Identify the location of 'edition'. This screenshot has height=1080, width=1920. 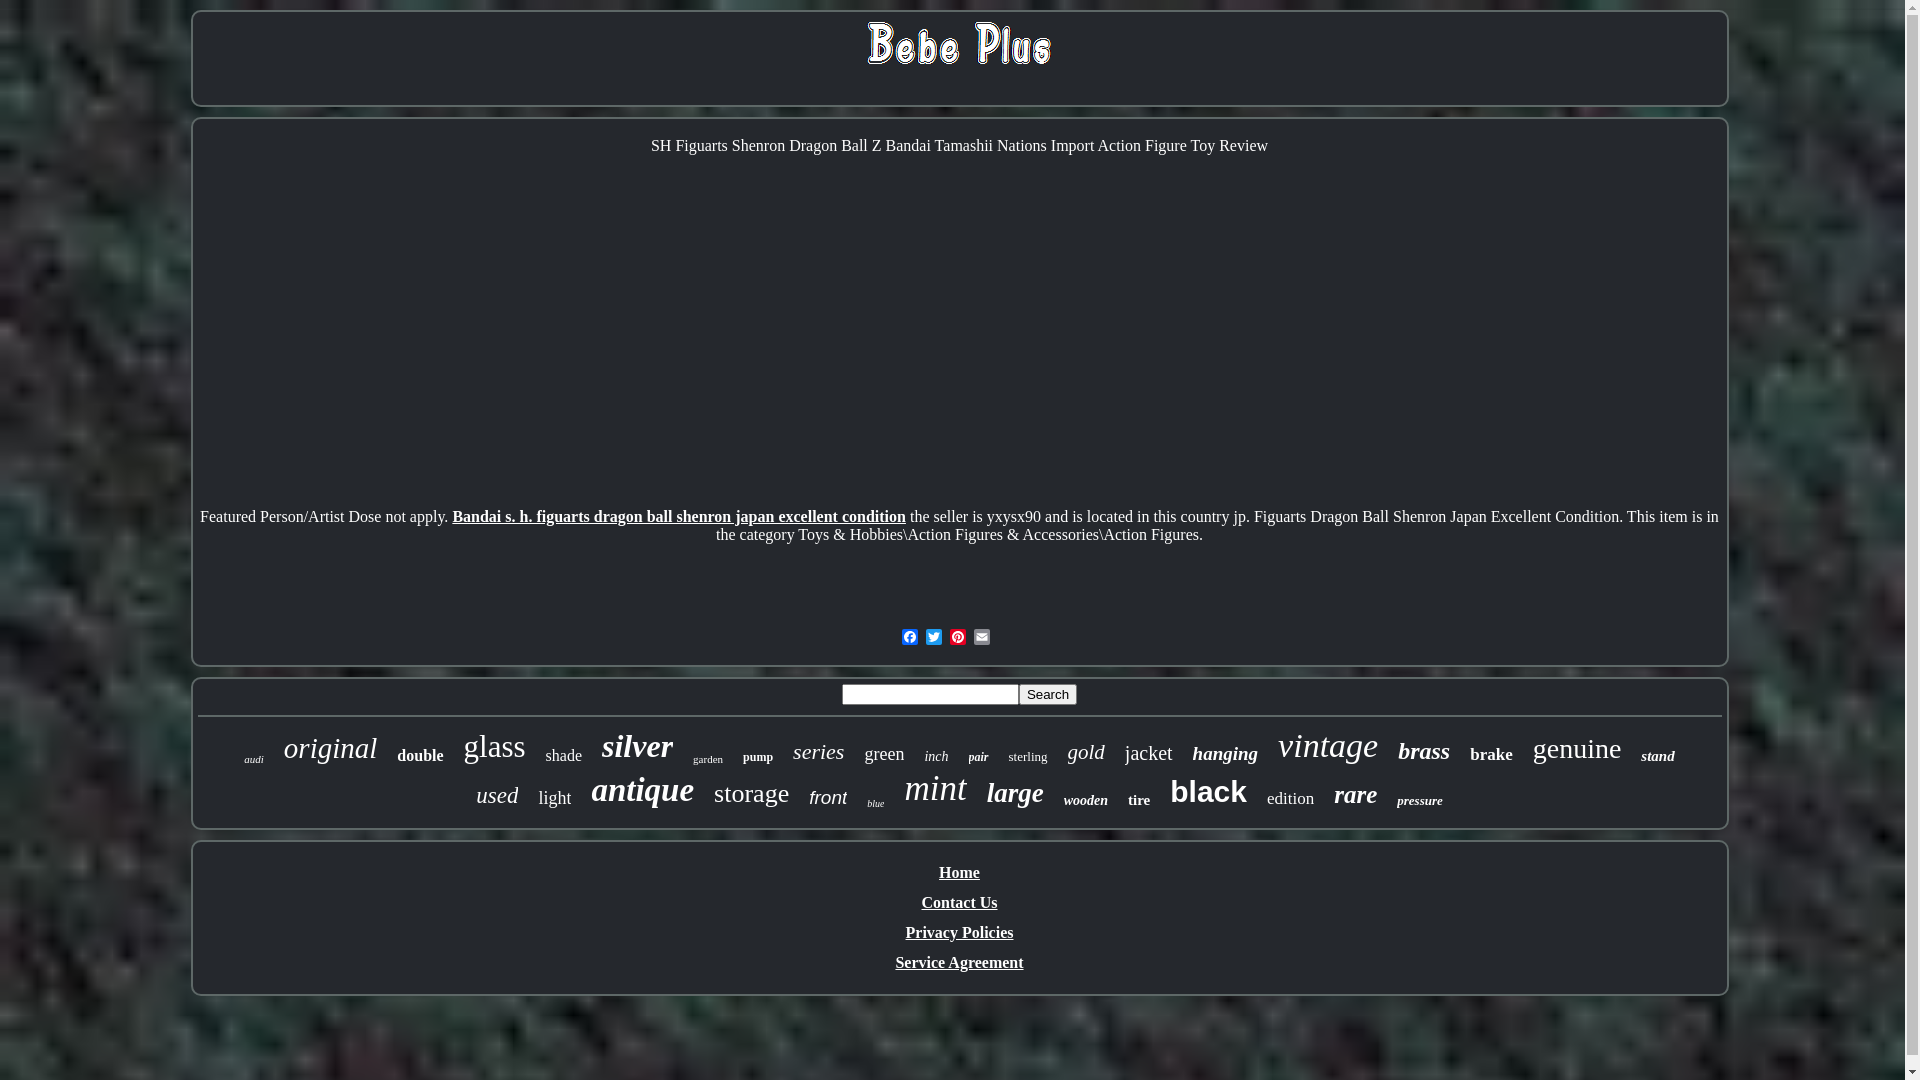
(1290, 797).